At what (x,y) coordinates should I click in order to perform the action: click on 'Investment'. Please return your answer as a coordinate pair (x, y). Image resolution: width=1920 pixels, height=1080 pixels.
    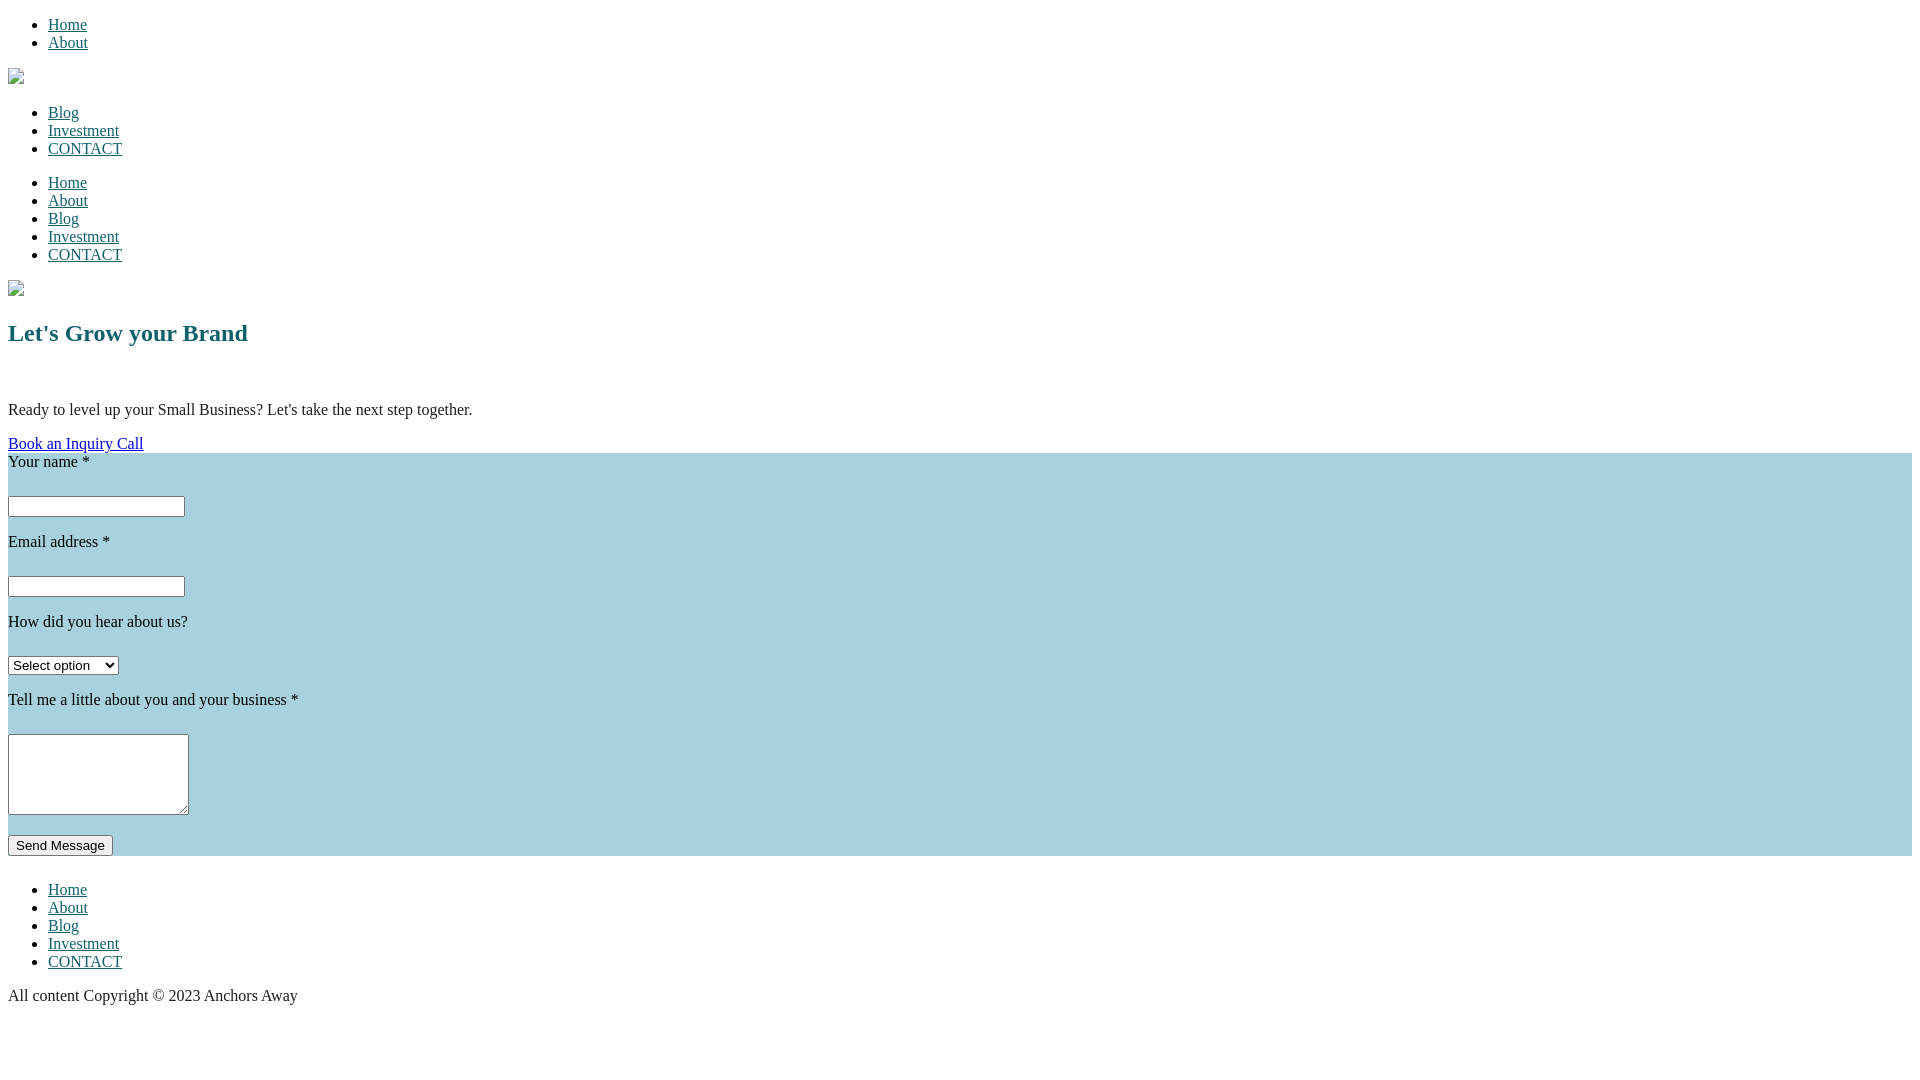
    Looking at the image, I should click on (82, 130).